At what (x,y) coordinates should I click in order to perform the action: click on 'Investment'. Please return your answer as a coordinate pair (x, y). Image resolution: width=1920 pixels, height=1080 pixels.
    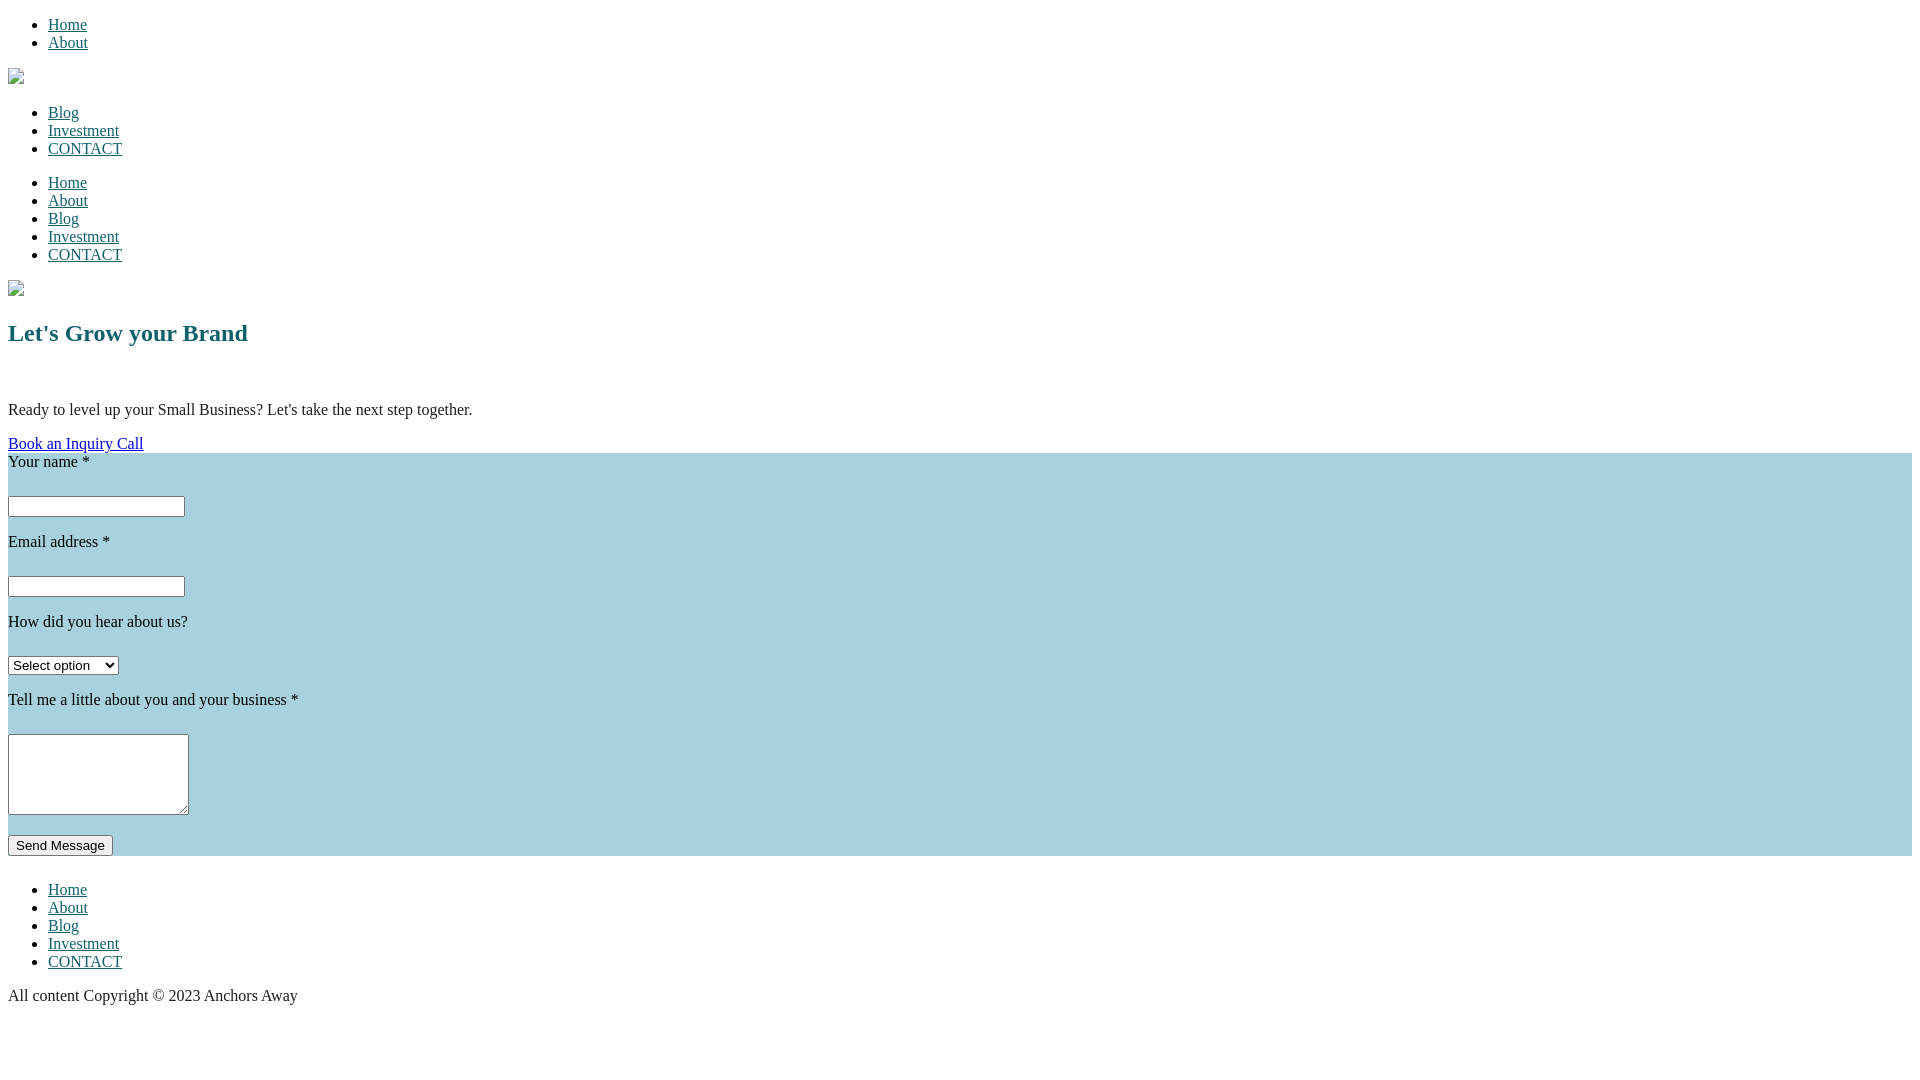
    Looking at the image, I should click on (82, 130).